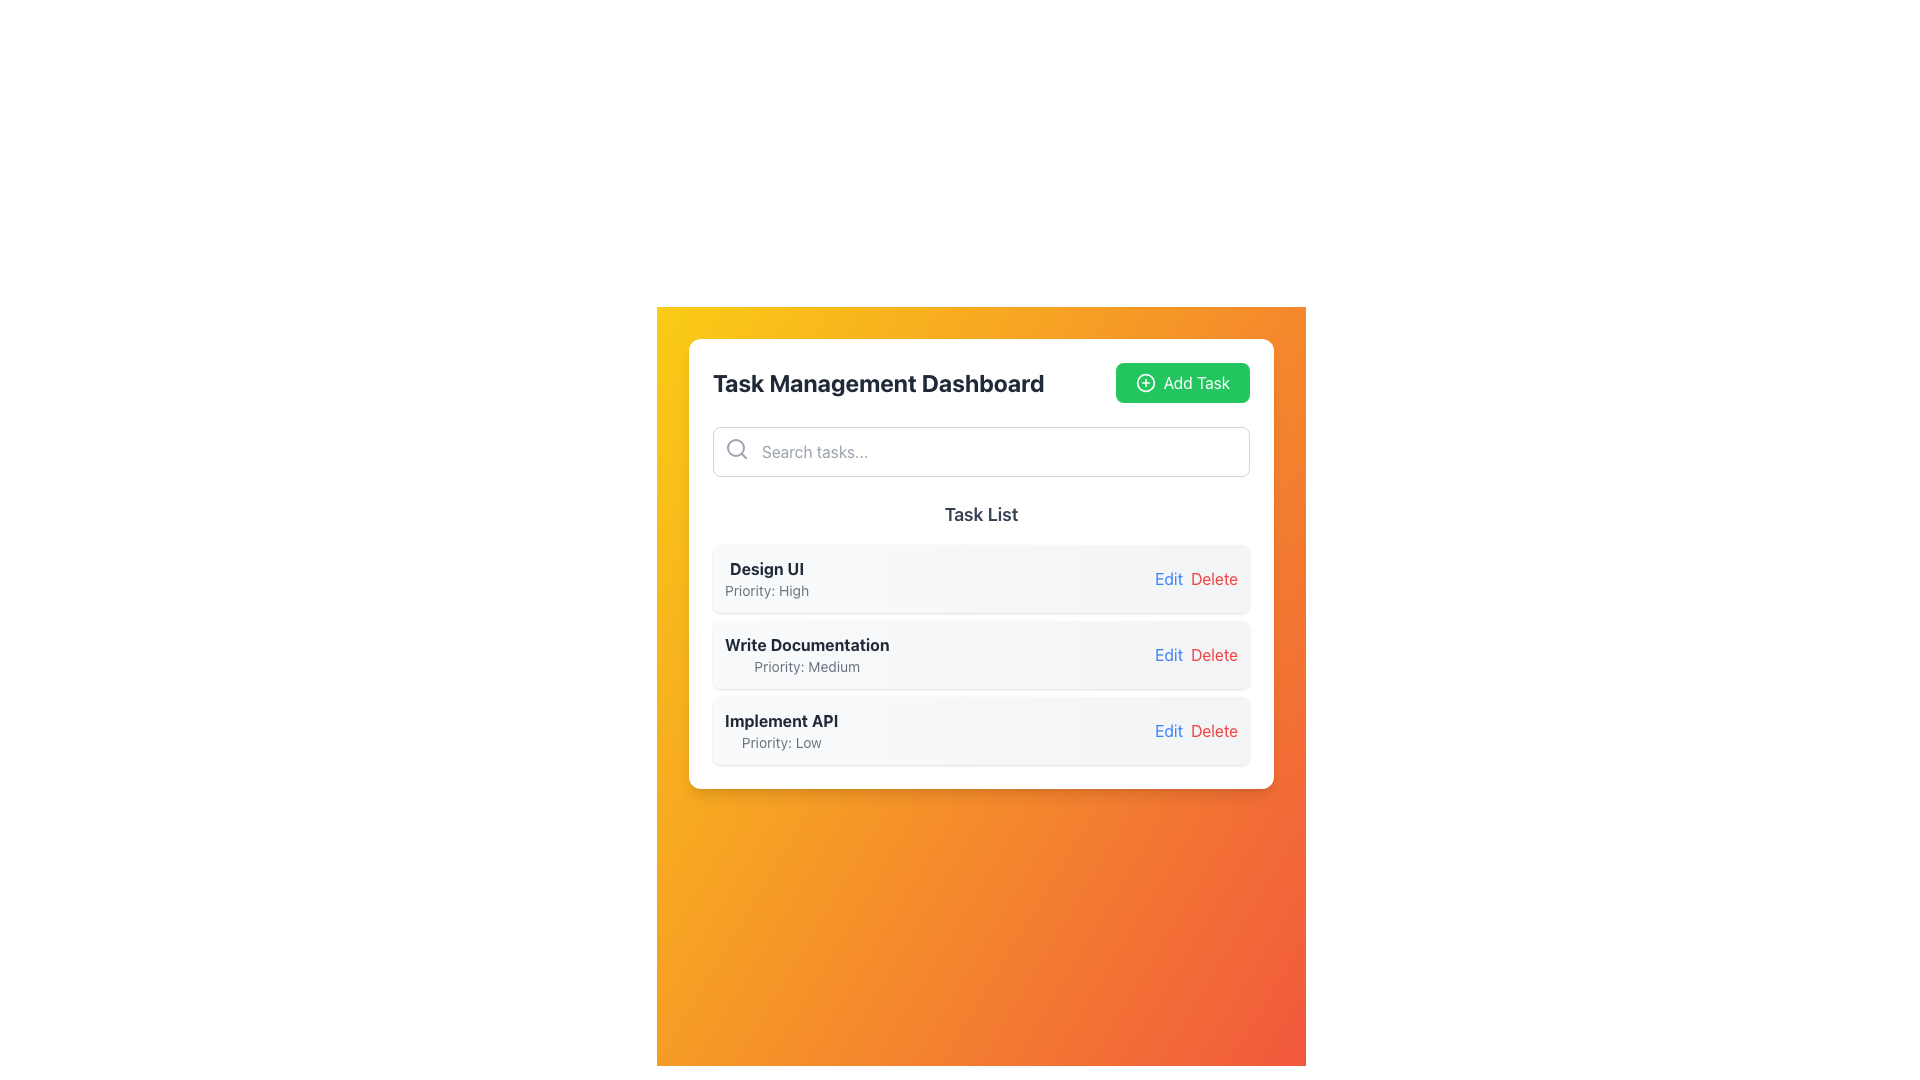 The image size is (1920, 1080). What do you see at coordinates (734, 446) in the screenshot?
I see `the circular outline of the magnifying glass icon located in the leftmost area of the search bar` at bounding box center [734, 446].